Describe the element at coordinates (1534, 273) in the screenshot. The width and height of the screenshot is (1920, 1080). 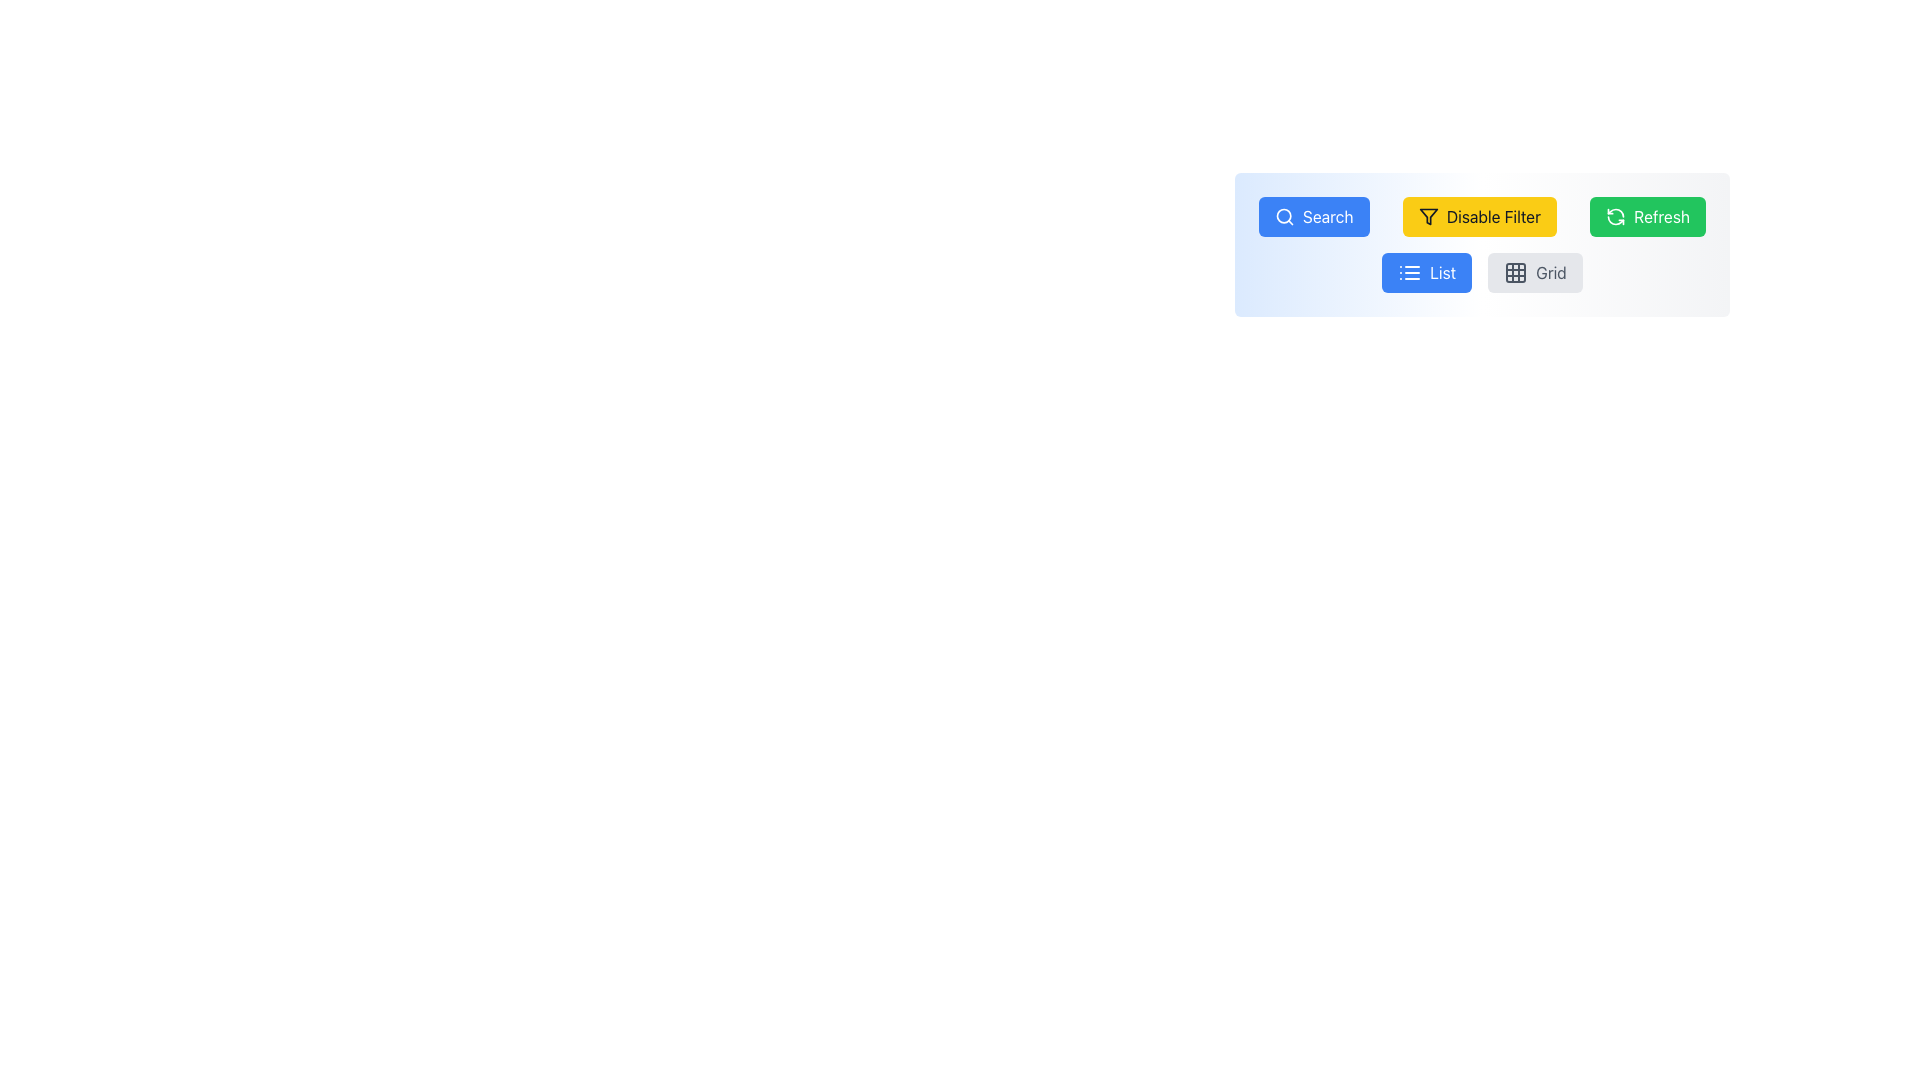
I see `the 'Grid' button, which is a rounded rectangular button in the top-right corner of the interface with a light gray background and dark gray text` at that location.